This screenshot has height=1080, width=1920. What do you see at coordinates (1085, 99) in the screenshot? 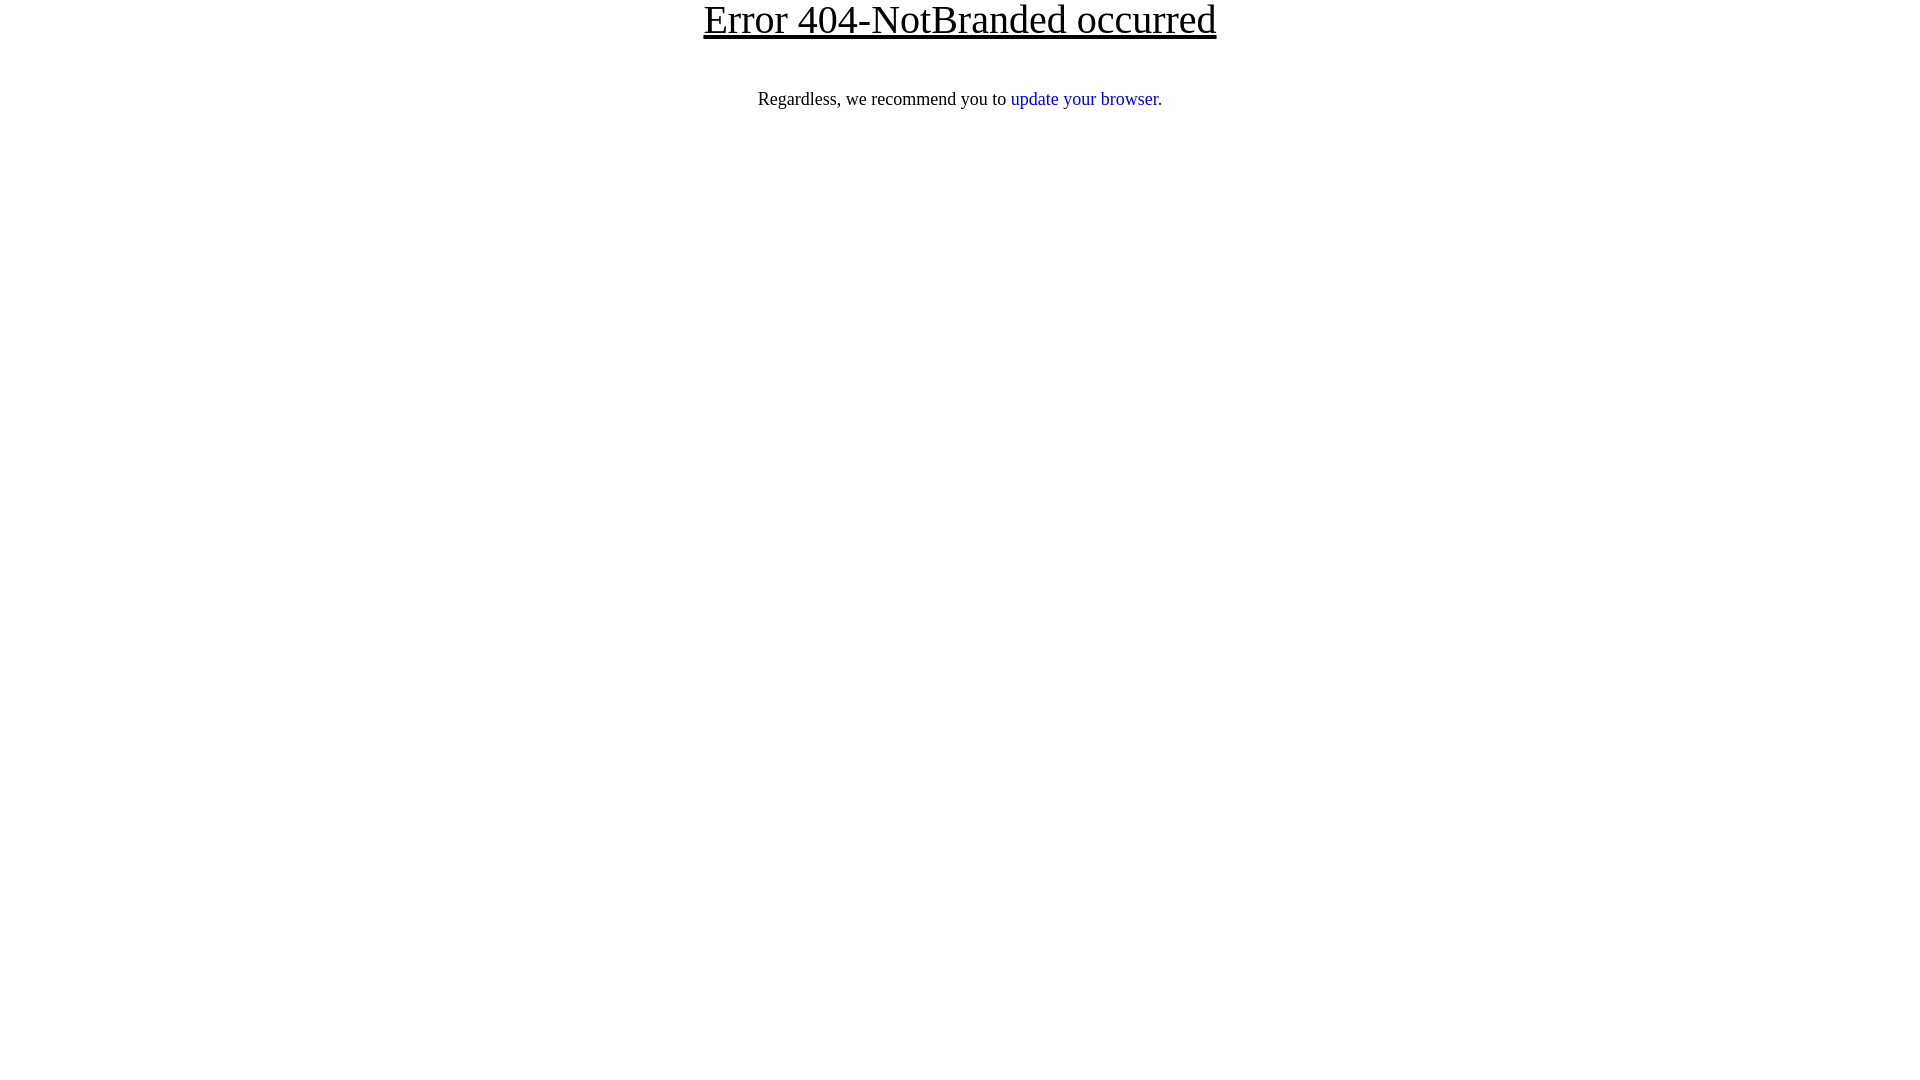
I see `'update your browser.'` at bounding box center [1085, 99].